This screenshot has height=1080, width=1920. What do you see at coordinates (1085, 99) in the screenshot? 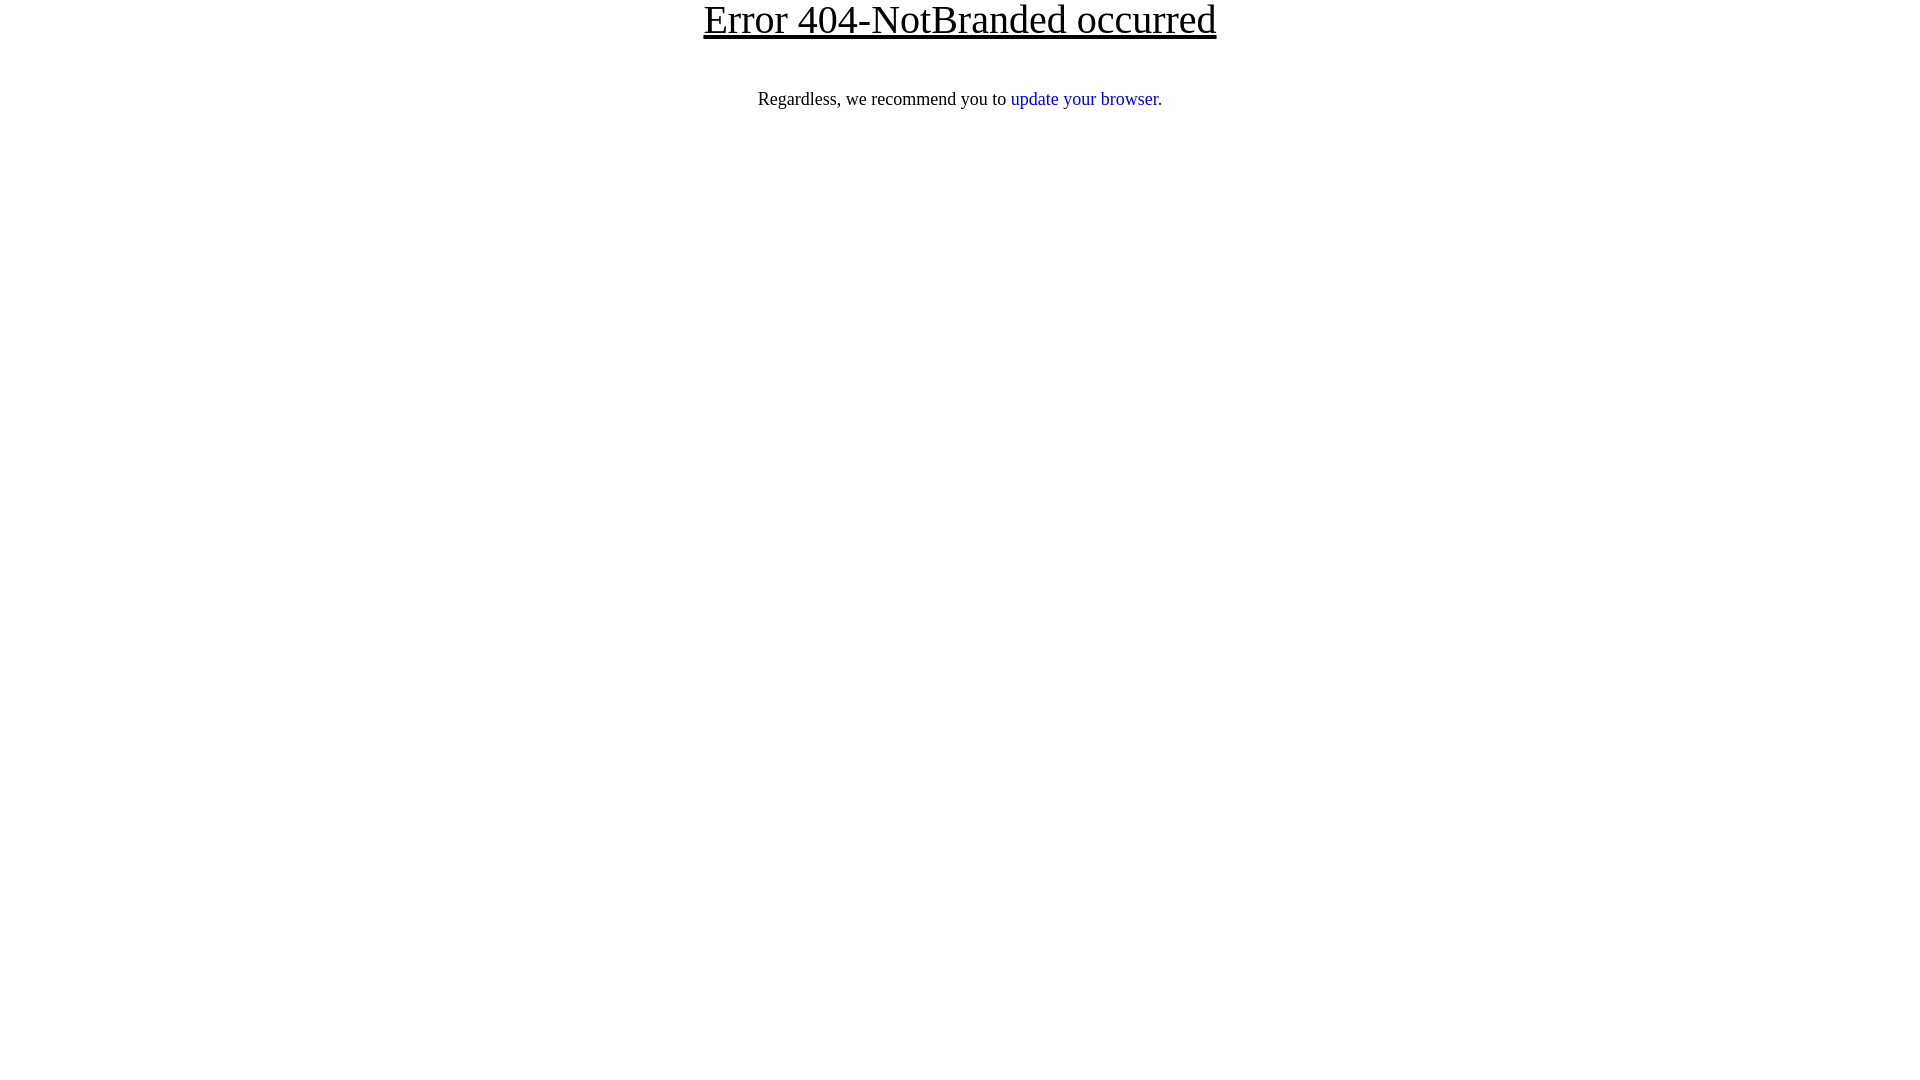
I see `'update your browser.'` at bounding box center [1085, 99].